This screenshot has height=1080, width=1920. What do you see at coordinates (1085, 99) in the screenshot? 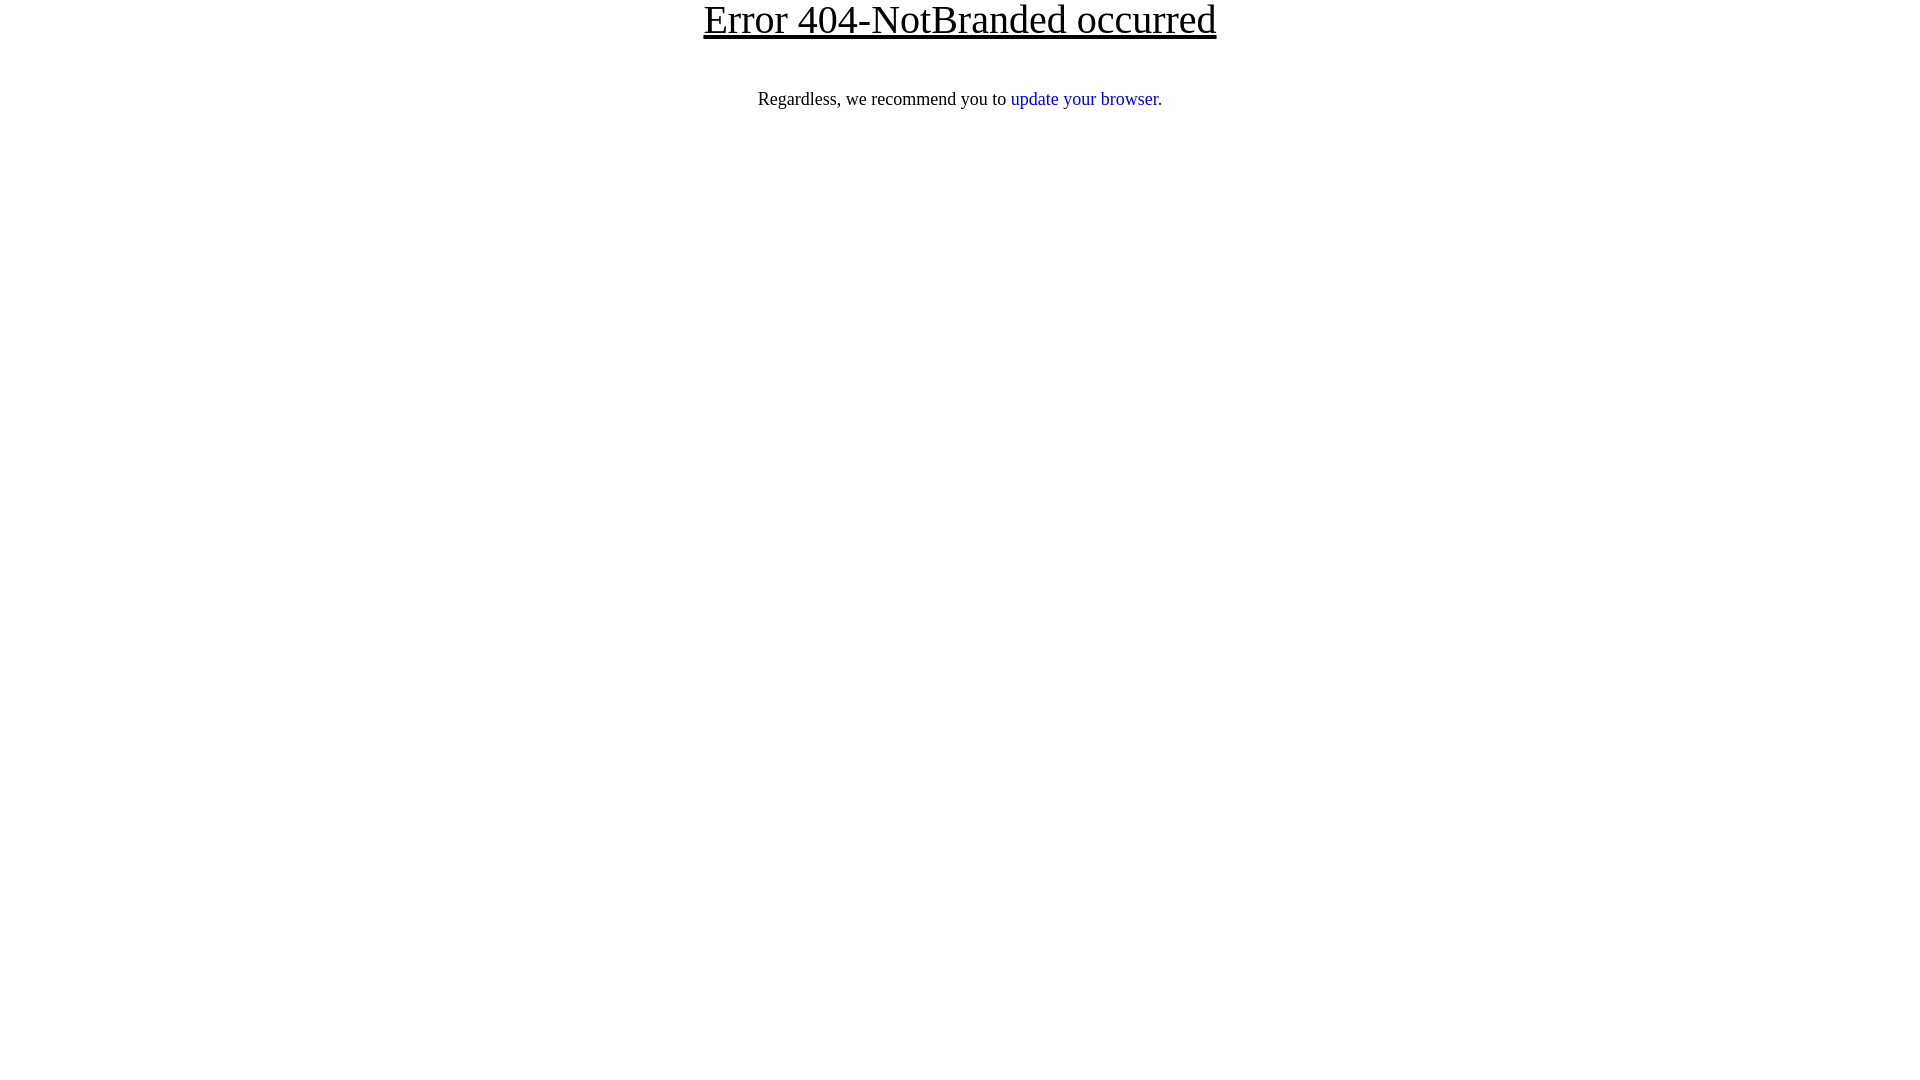
I see `'update your browser.'` at bounding box center [1085, 99].